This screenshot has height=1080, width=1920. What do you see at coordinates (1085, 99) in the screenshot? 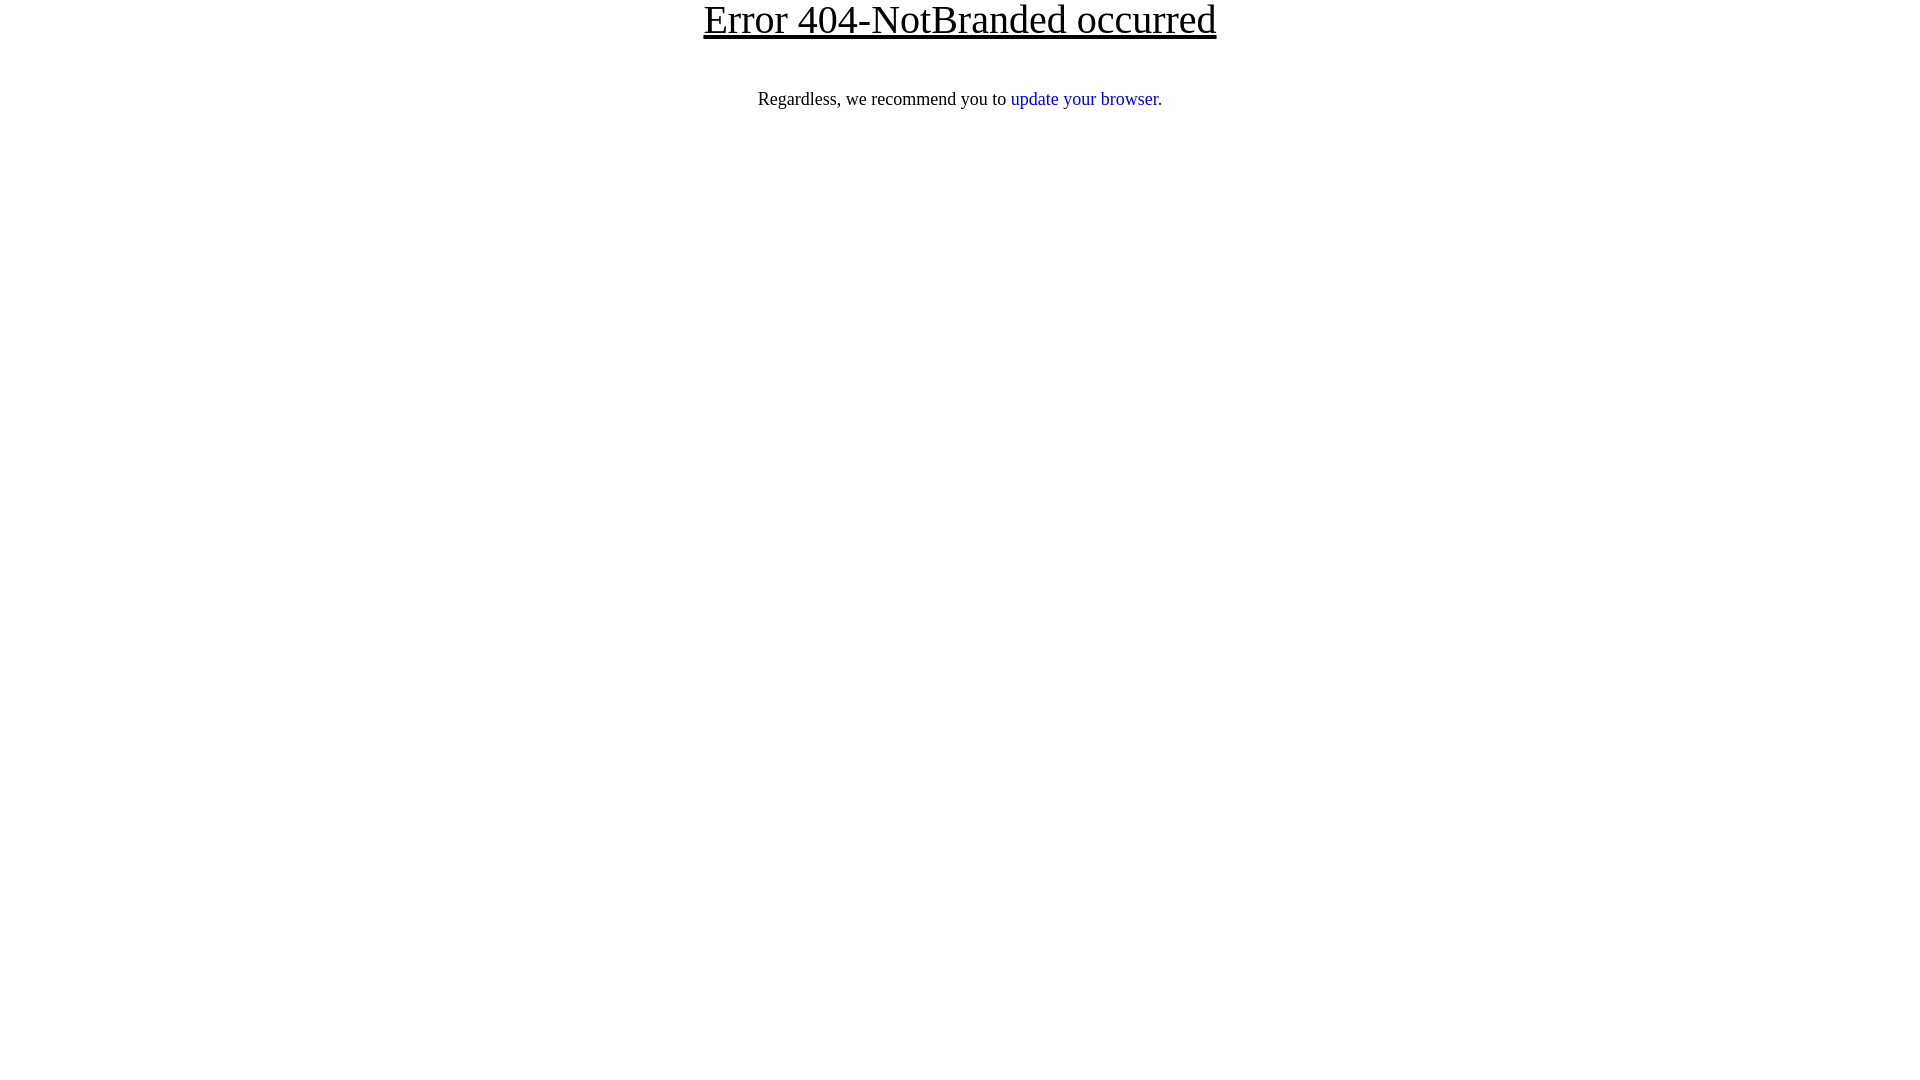
I see `'update your browser.'` at bounding box center [1085, 99].